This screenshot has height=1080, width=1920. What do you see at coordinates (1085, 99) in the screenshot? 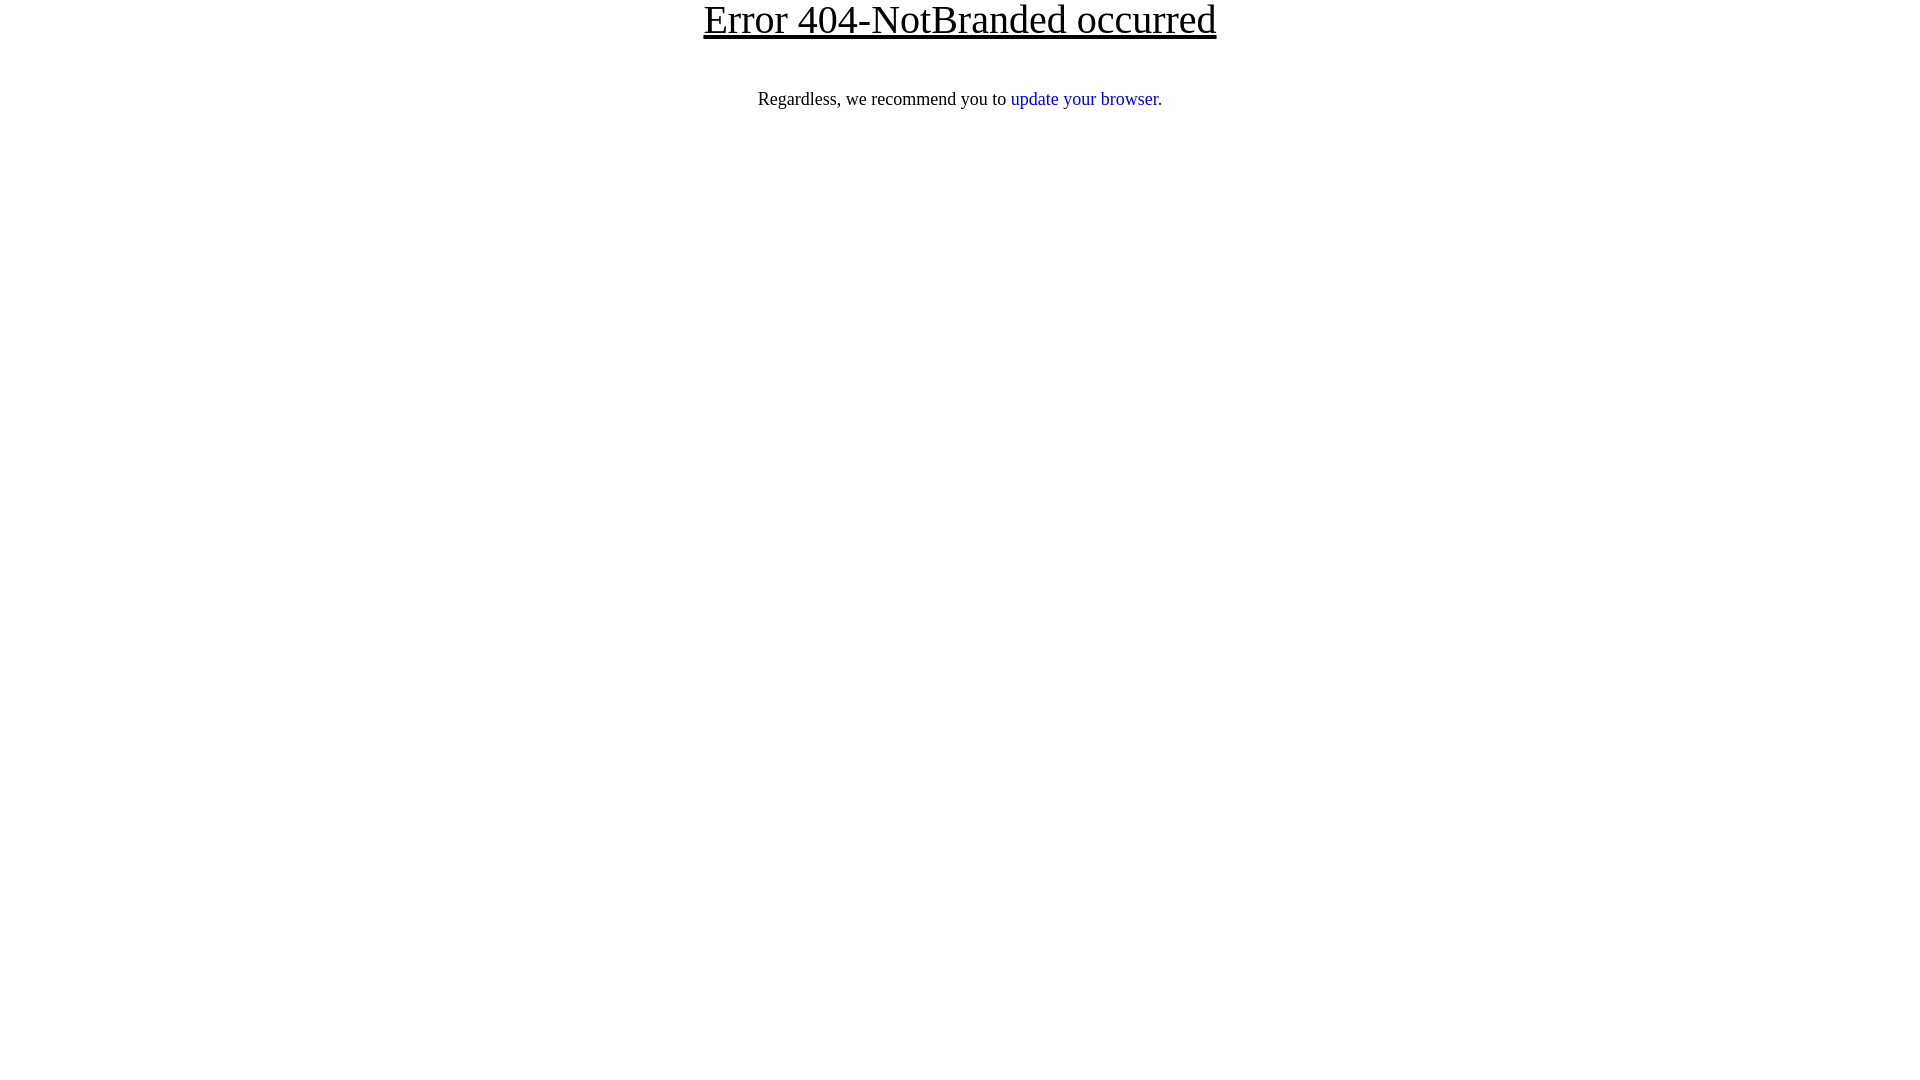
I see `'update your browser.'` at bounding box center [1085, 99].